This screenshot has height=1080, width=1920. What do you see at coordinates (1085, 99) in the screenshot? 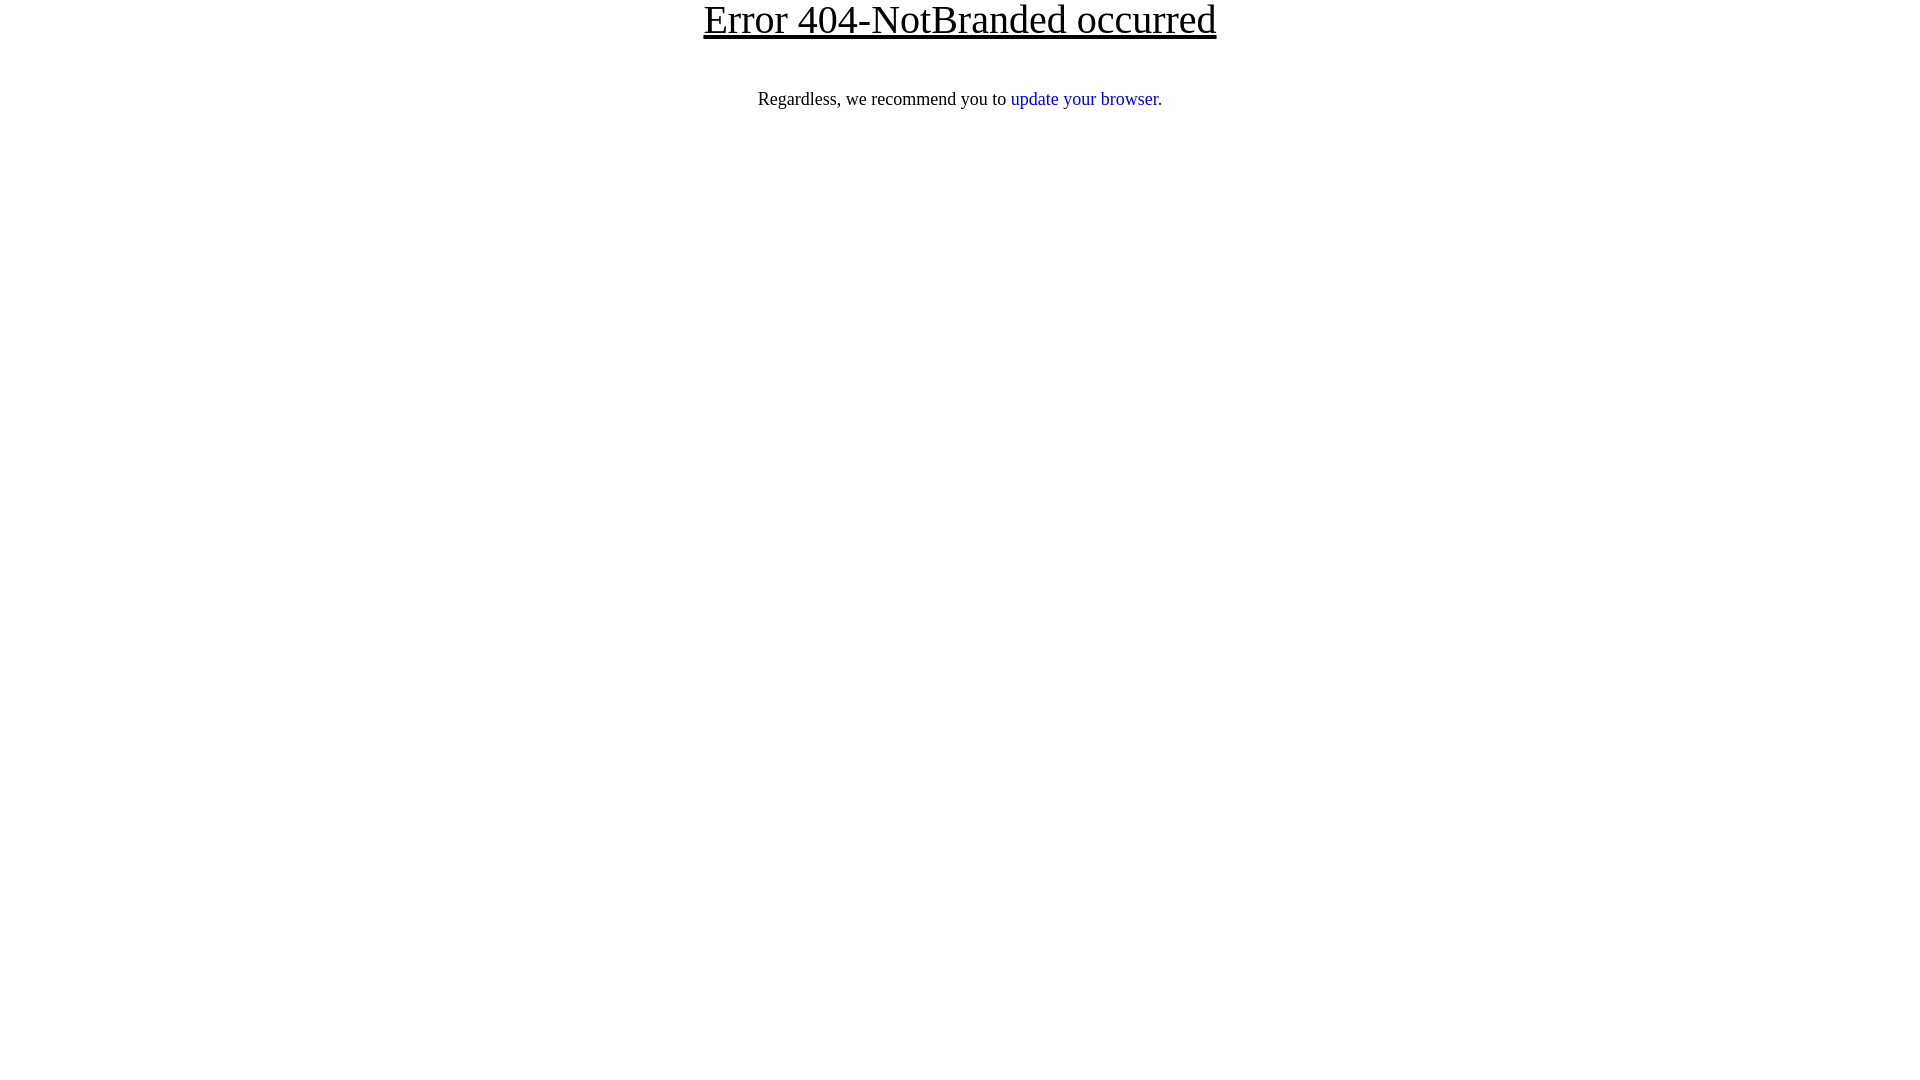
I see `'update your browser.'` at bounding box center [1085, 99].